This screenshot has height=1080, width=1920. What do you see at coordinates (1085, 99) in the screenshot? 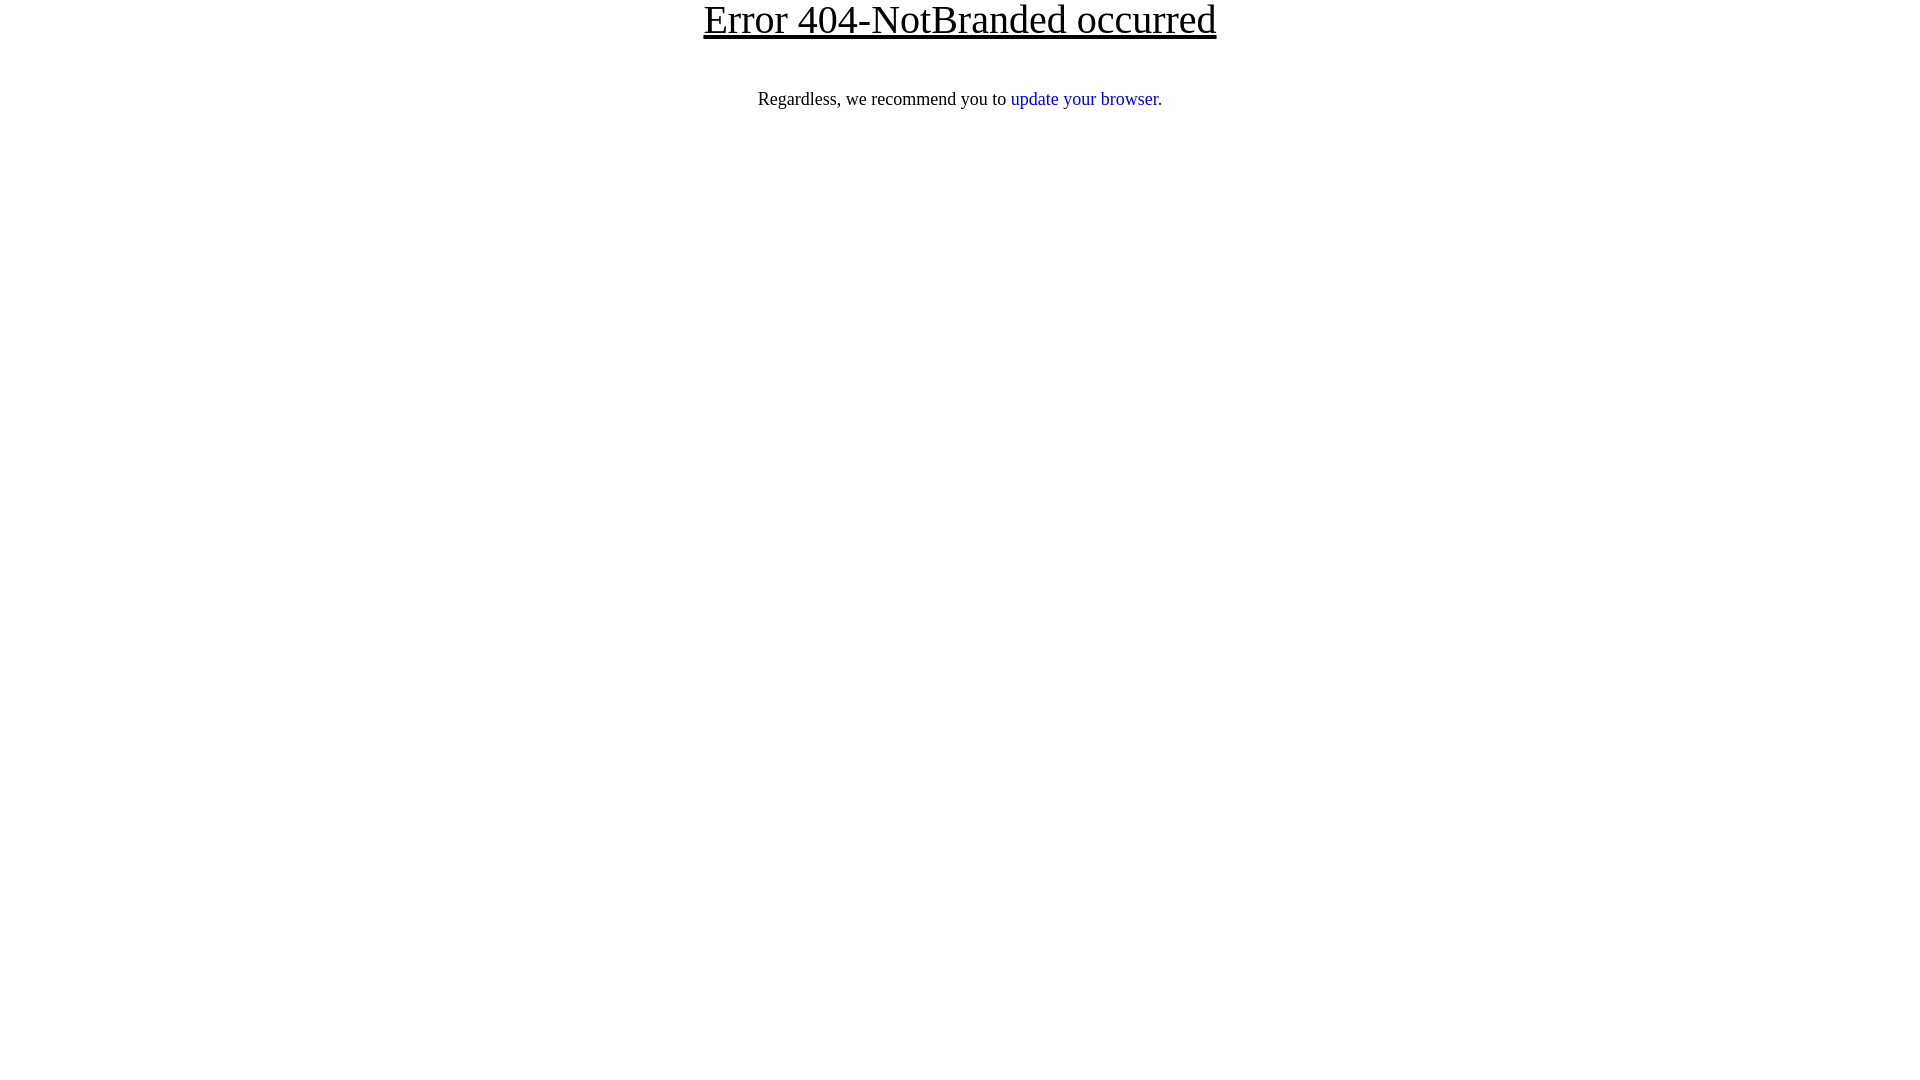
I see `'update your browser.'` at bounding box center [1085, 99].